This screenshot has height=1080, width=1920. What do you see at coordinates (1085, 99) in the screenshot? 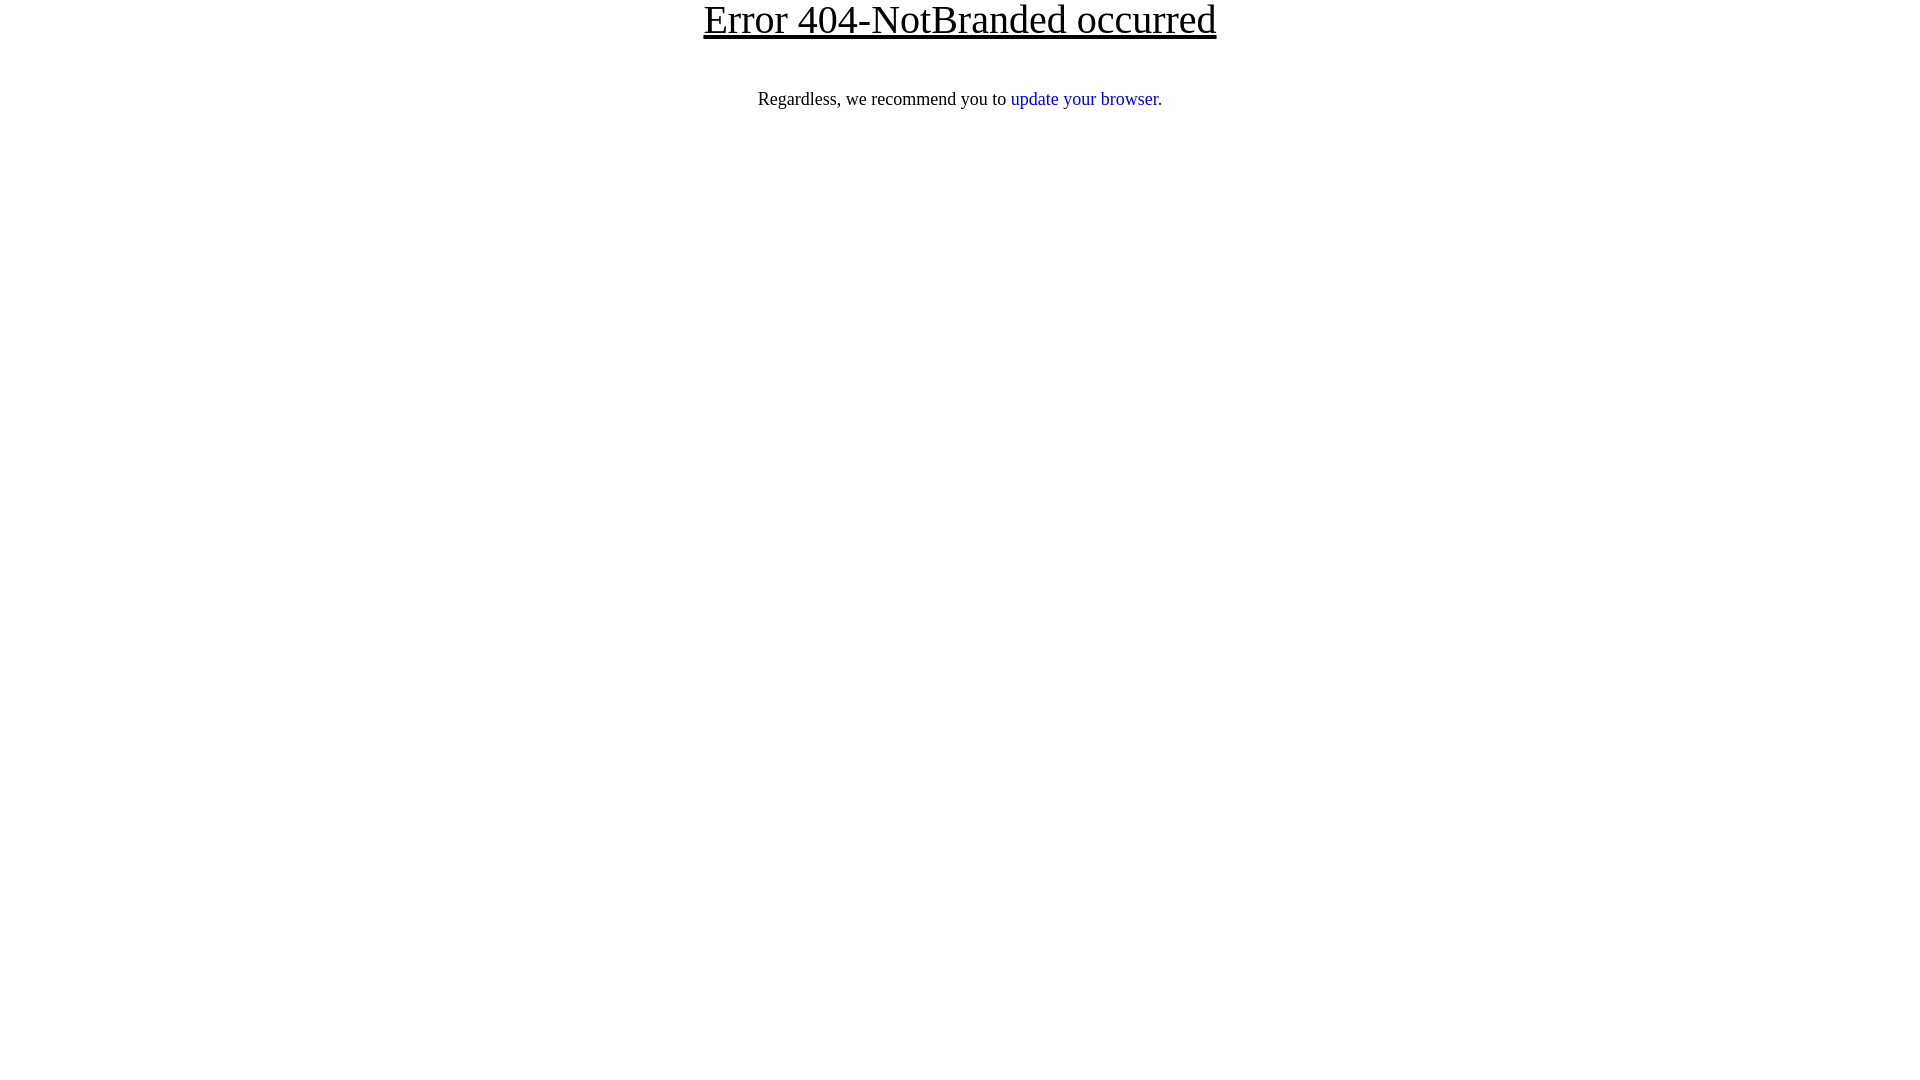
I see `'update your browser.'` at bounding box center [1085, 99].